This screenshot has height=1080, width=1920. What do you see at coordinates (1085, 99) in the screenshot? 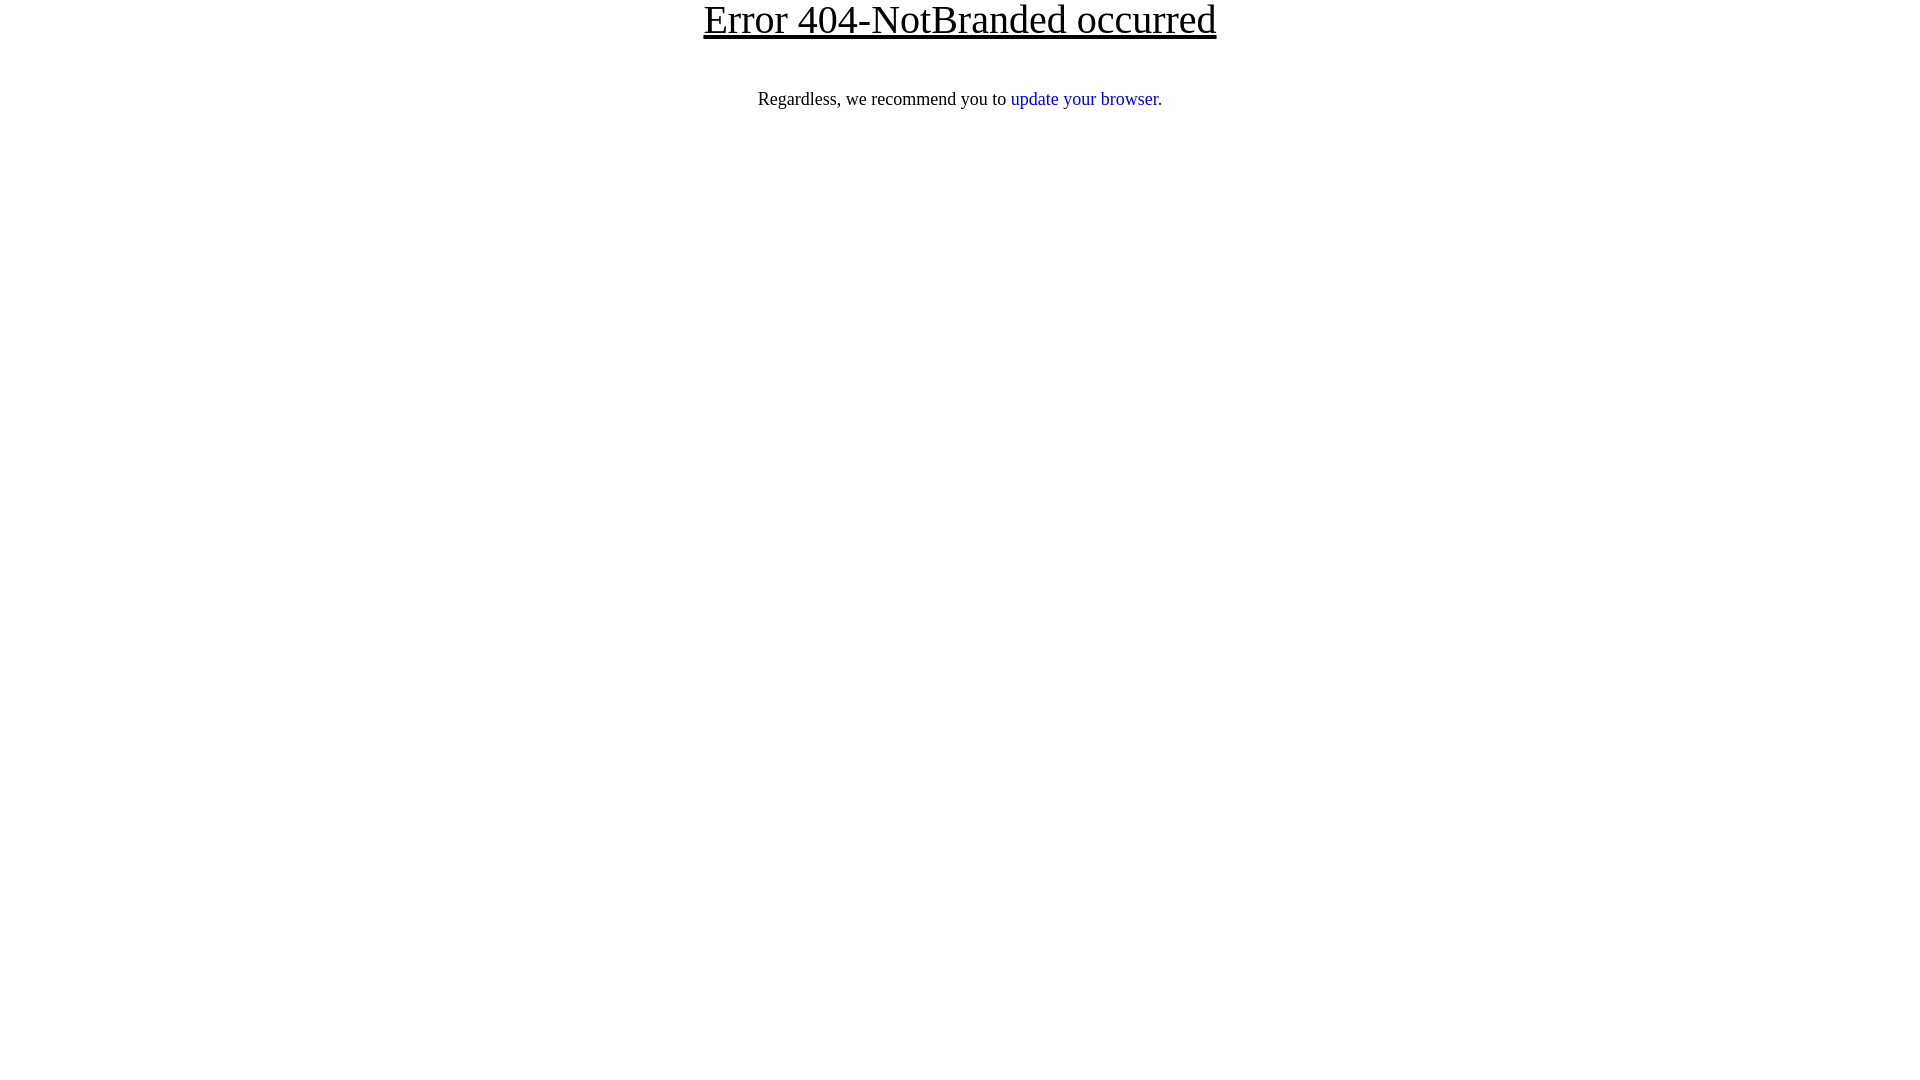
I see `'update your browser.'` at bounding box center [1085, 99].